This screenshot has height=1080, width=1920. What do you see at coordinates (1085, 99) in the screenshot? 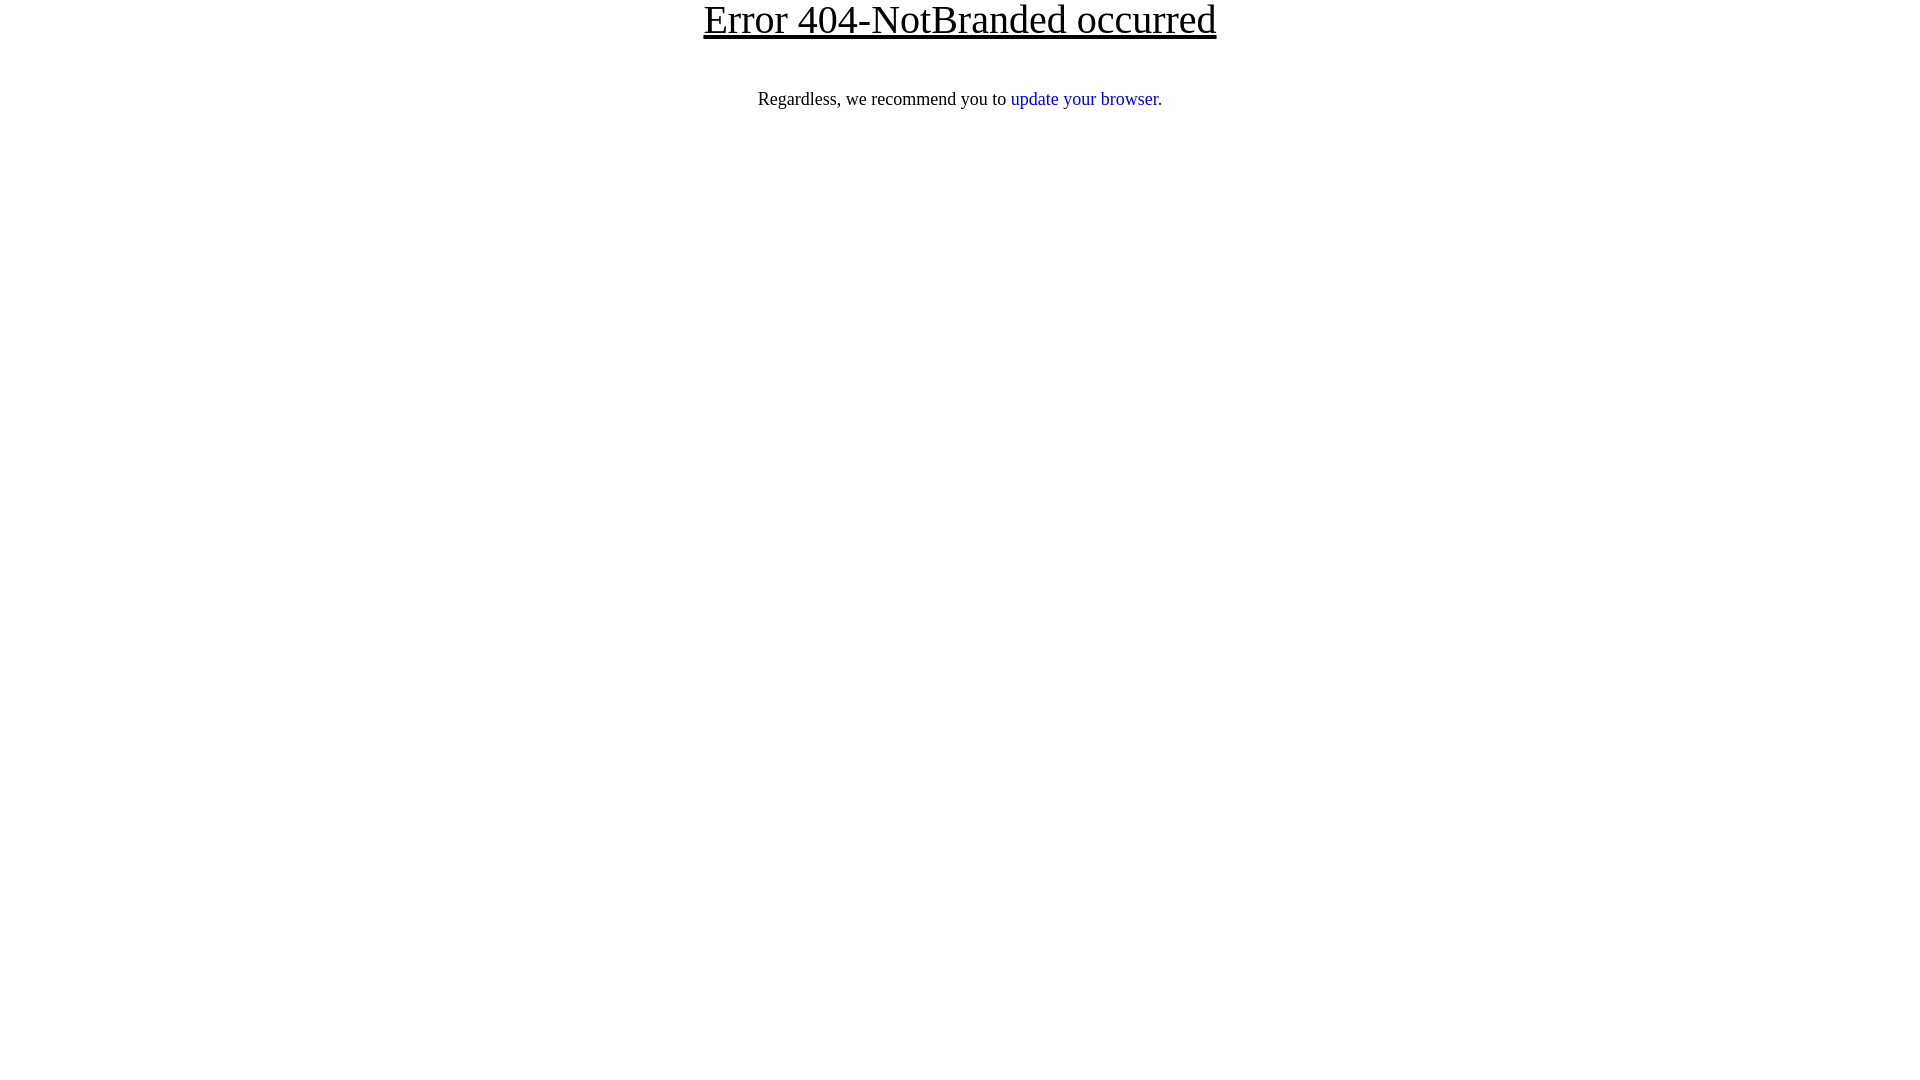
I see `'update your browser.'` at bounding box center [1085, 99].